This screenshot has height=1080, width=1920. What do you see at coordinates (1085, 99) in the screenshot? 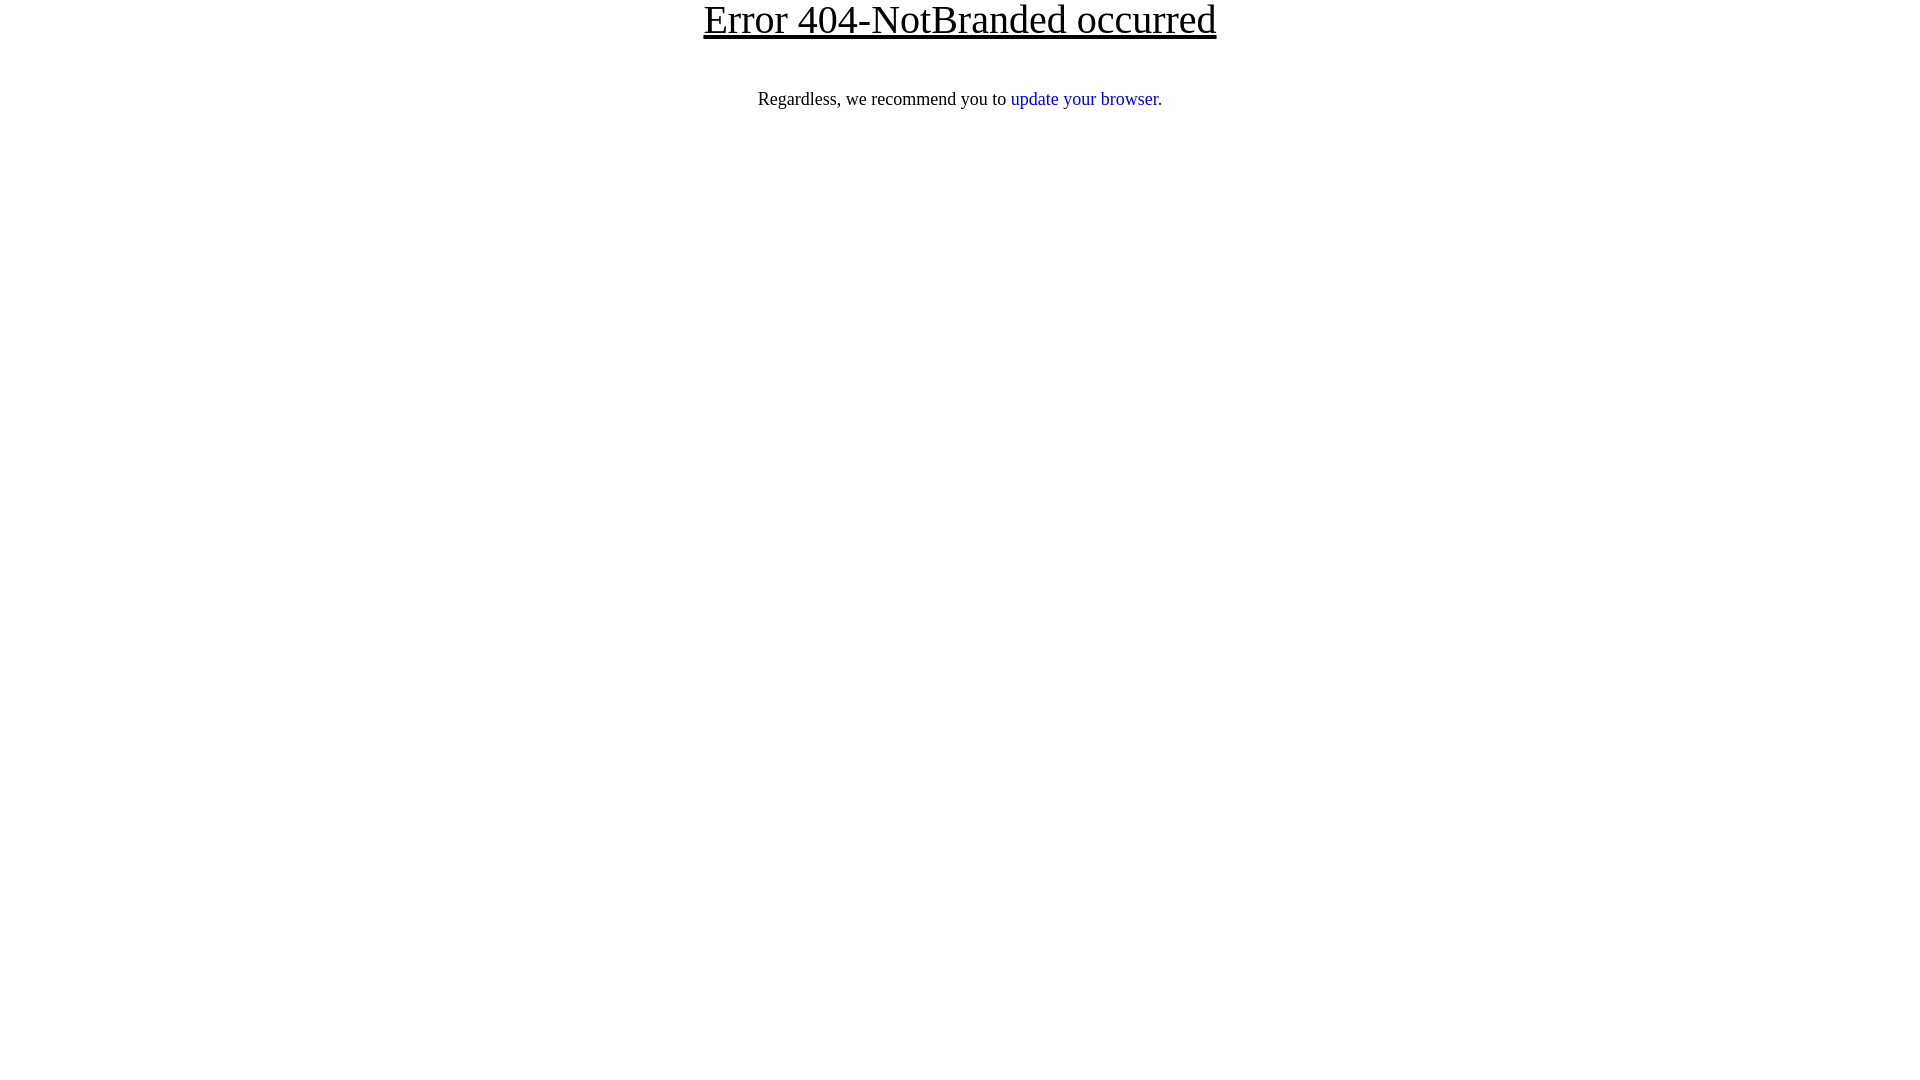
I see `'update your browser.'` at bounding box center [1085, 99].